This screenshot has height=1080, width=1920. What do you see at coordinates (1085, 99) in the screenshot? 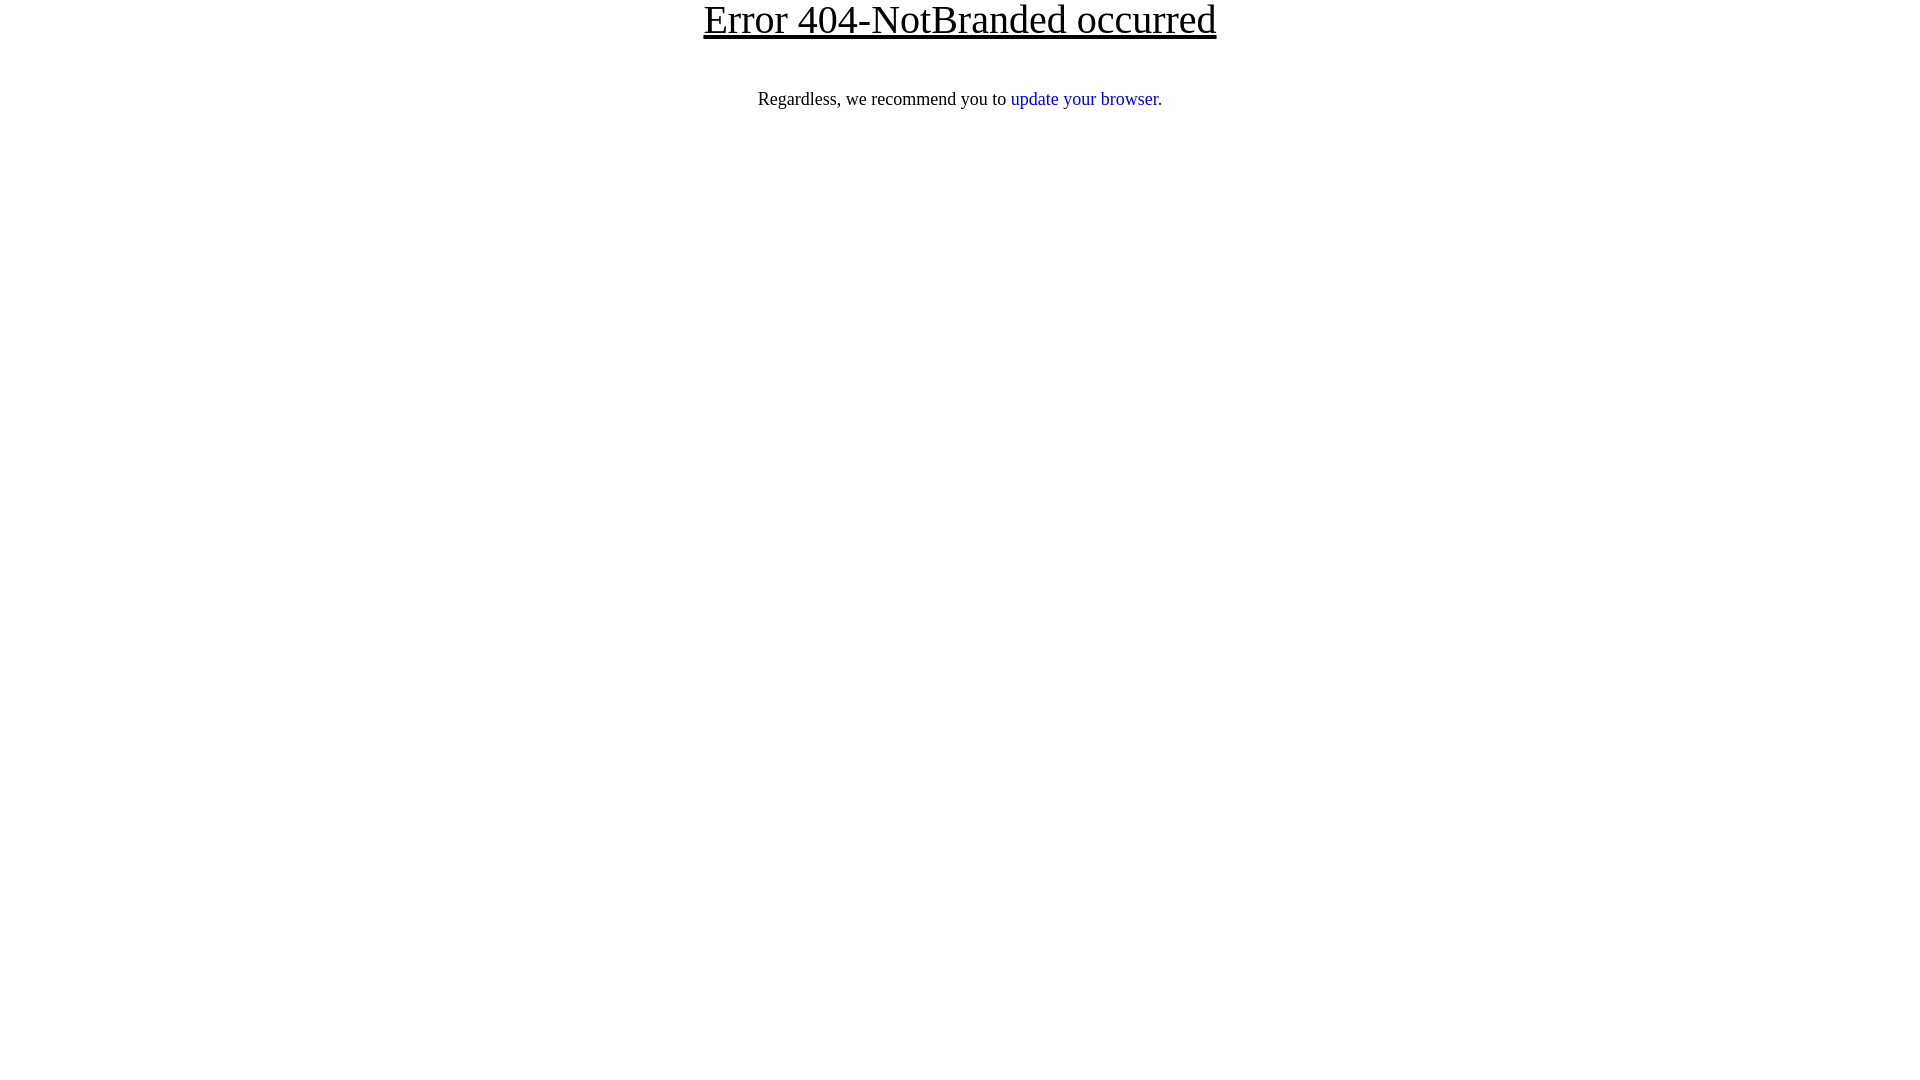
I see `'update your browser.'` at bounding box center [1085, 99].